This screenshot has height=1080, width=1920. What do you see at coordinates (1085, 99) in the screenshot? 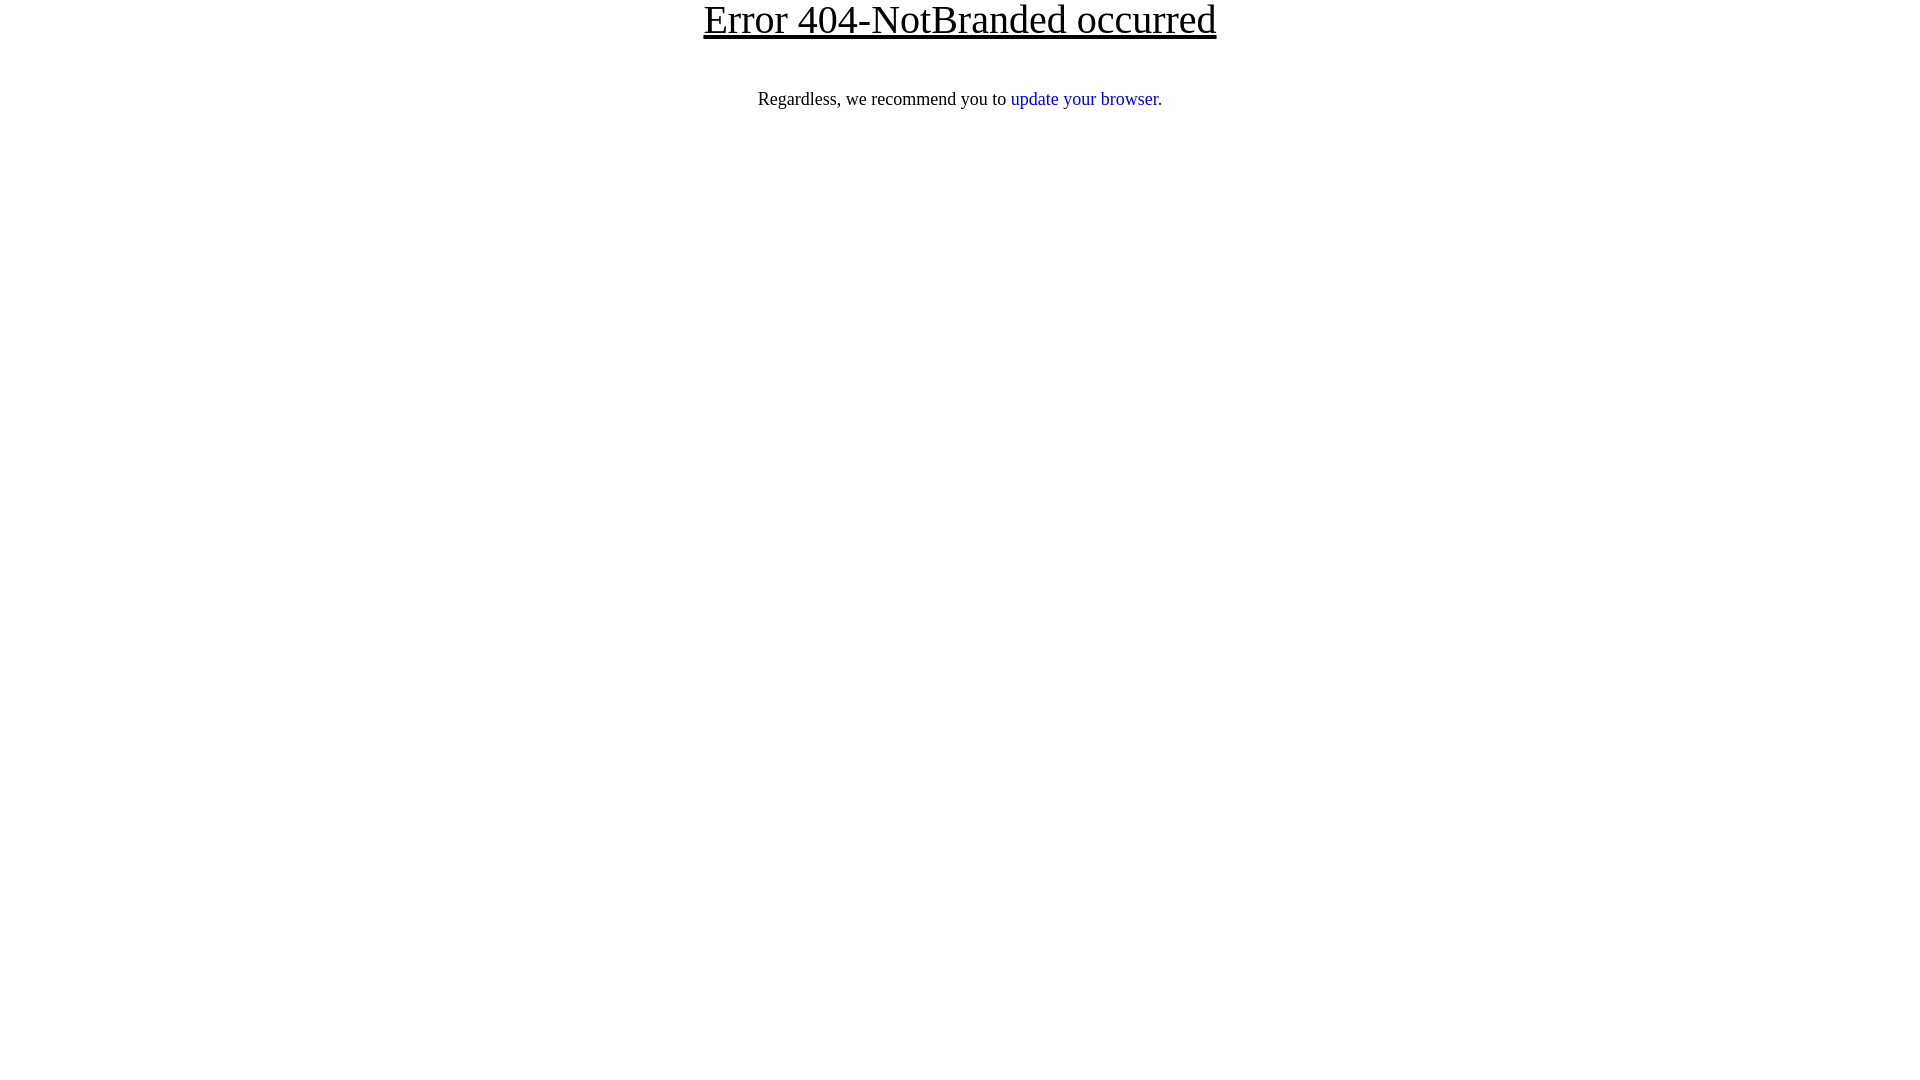
I see `'update your browser.'` at bounding box center [1085, 99].